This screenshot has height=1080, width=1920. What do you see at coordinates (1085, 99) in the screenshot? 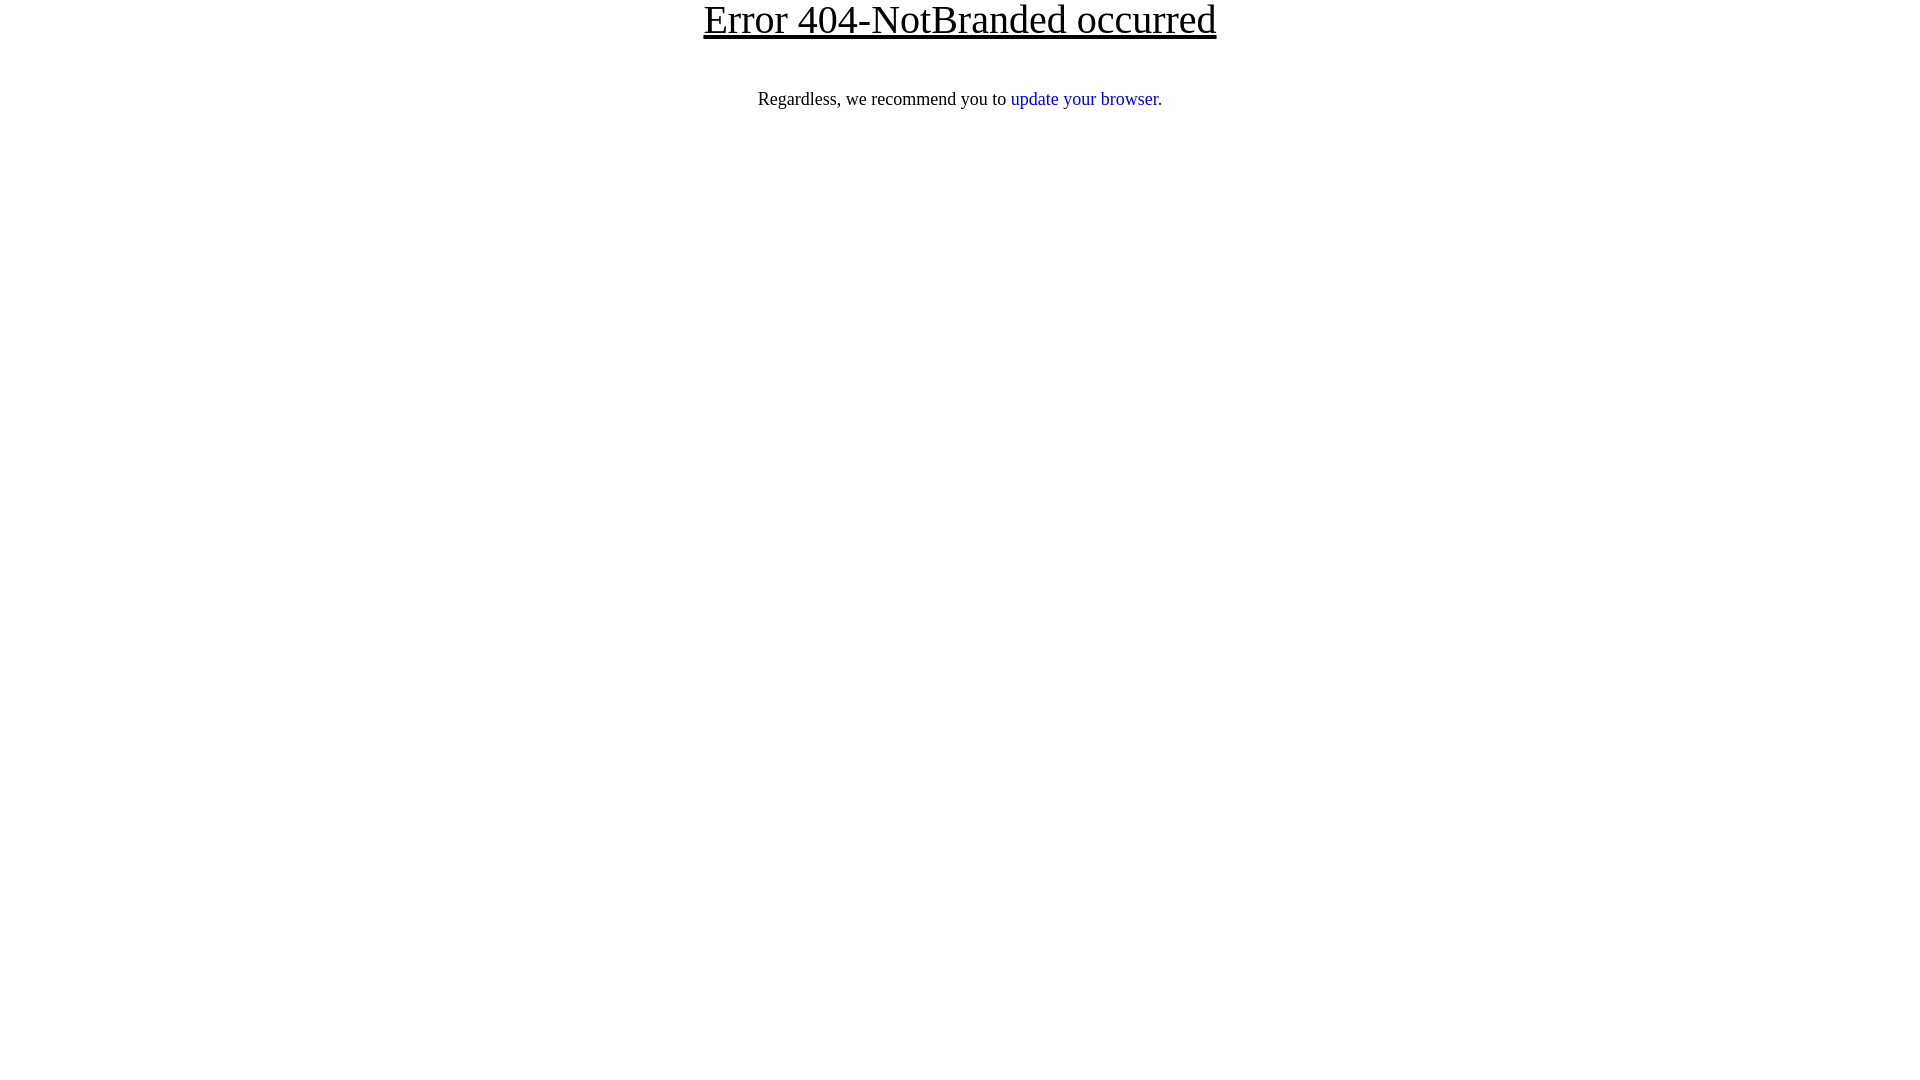
I see `'update your browser.'` at bounding box center [1085, 99].